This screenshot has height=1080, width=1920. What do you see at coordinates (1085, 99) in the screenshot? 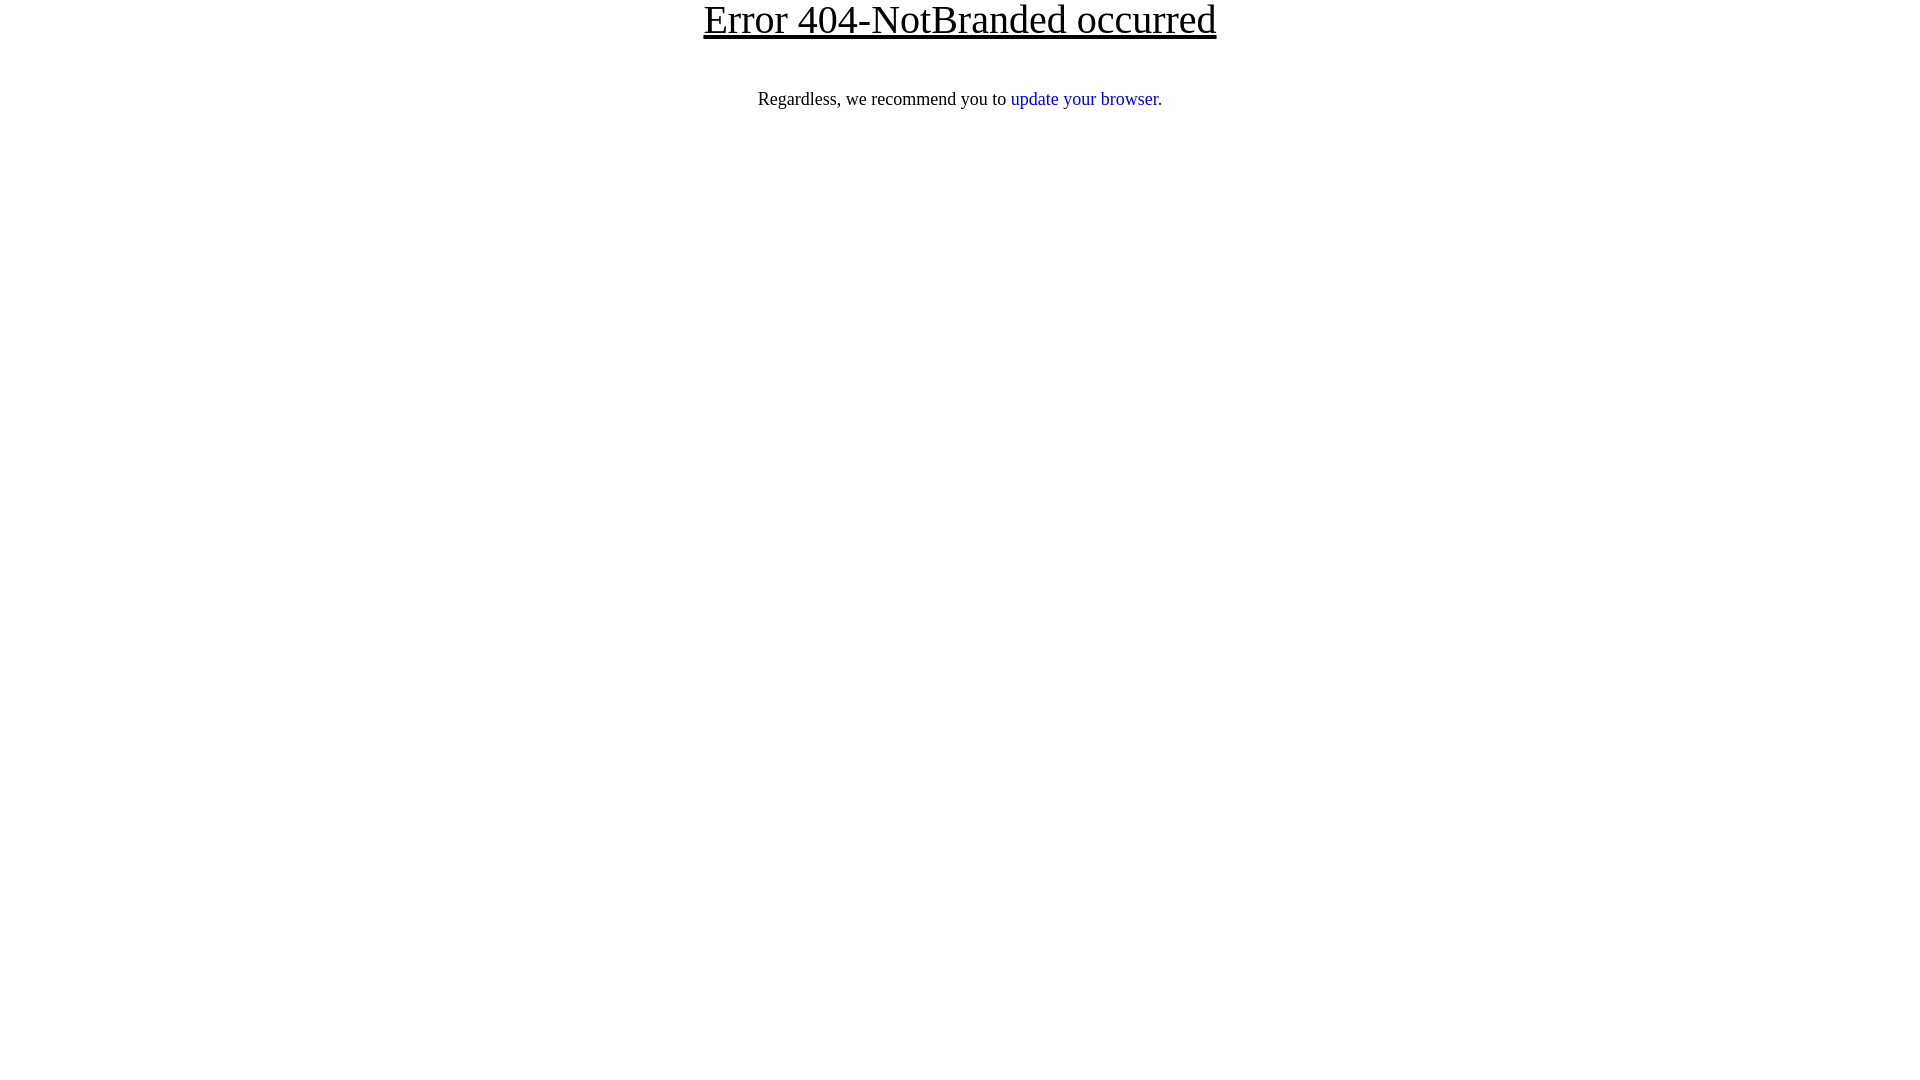
I see `'update your browser.'` at bounding box center [1085, 99].